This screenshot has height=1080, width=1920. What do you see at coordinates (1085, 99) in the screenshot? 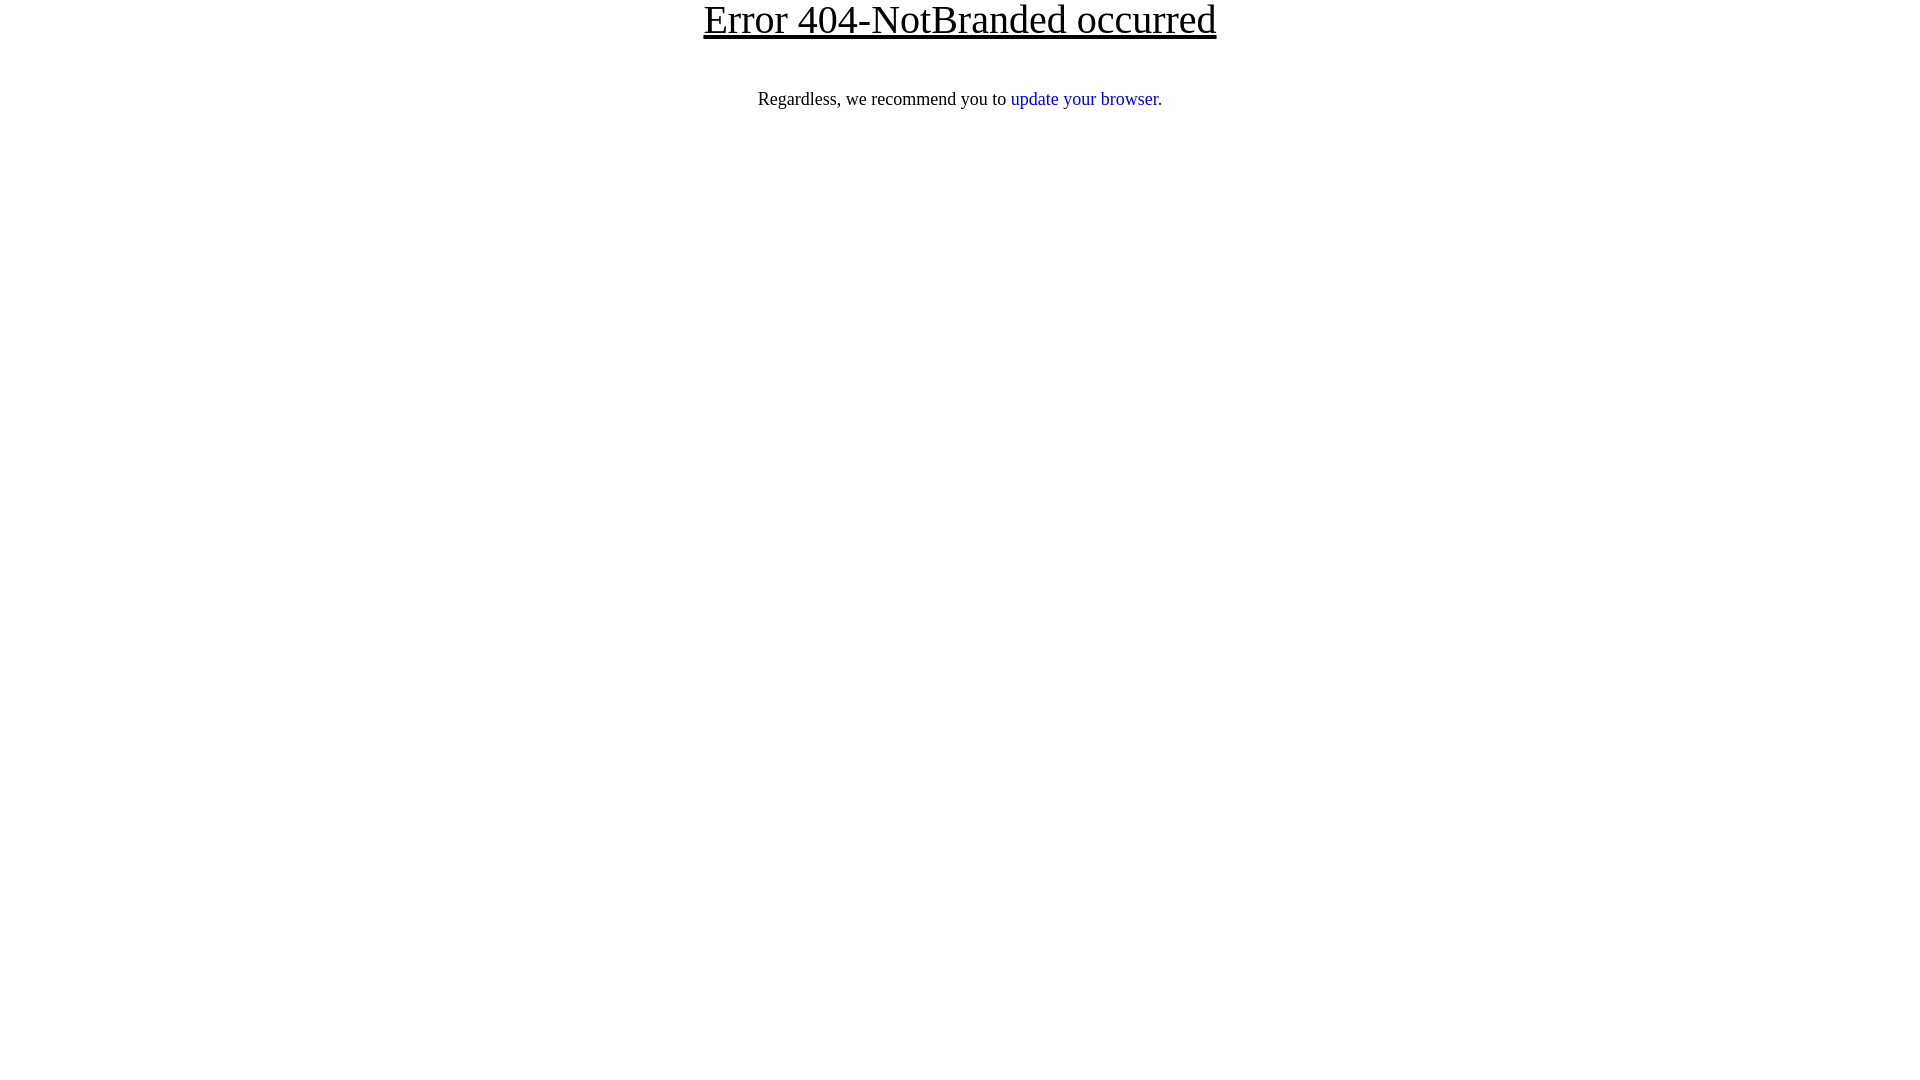
I see `'update your browser.'` at bounding box center [1085, 99].